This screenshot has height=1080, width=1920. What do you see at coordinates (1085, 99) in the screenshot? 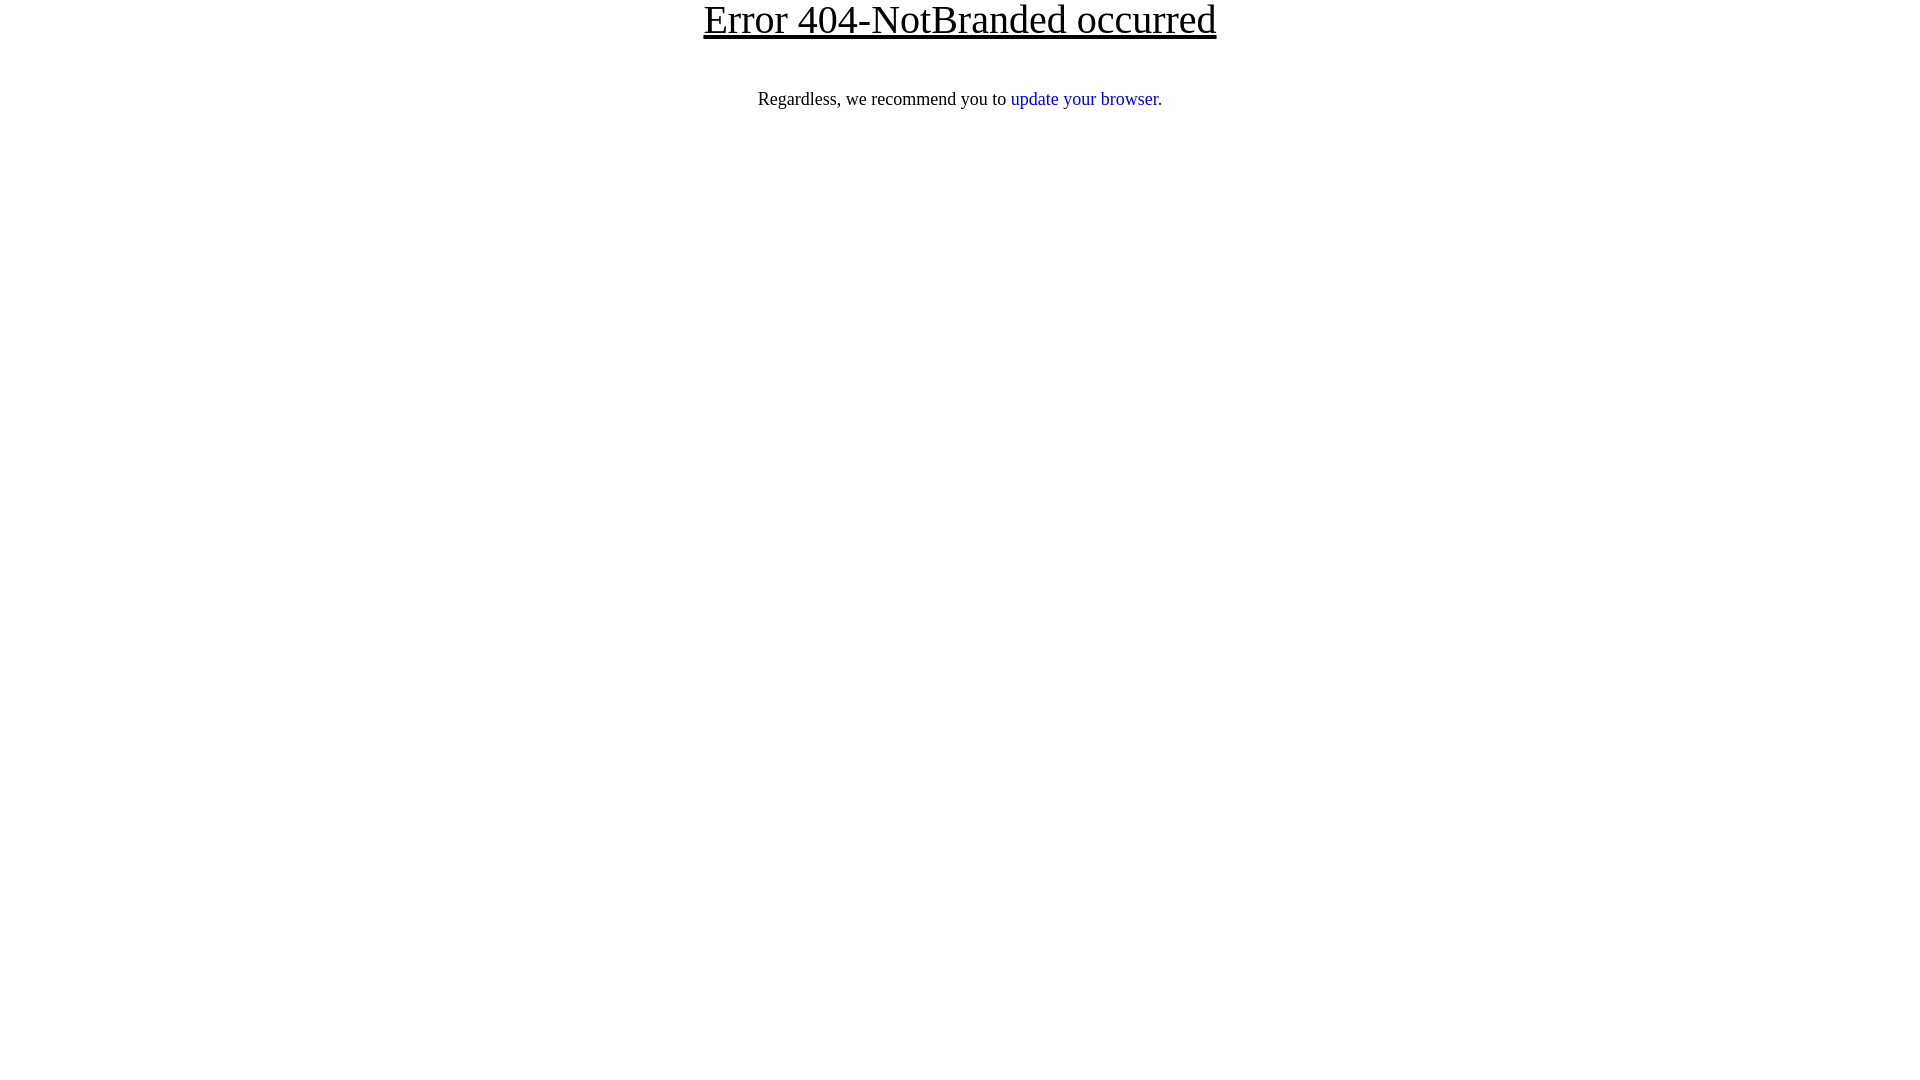
I see `'update your browser.'` at bounding box center [1085, 99].